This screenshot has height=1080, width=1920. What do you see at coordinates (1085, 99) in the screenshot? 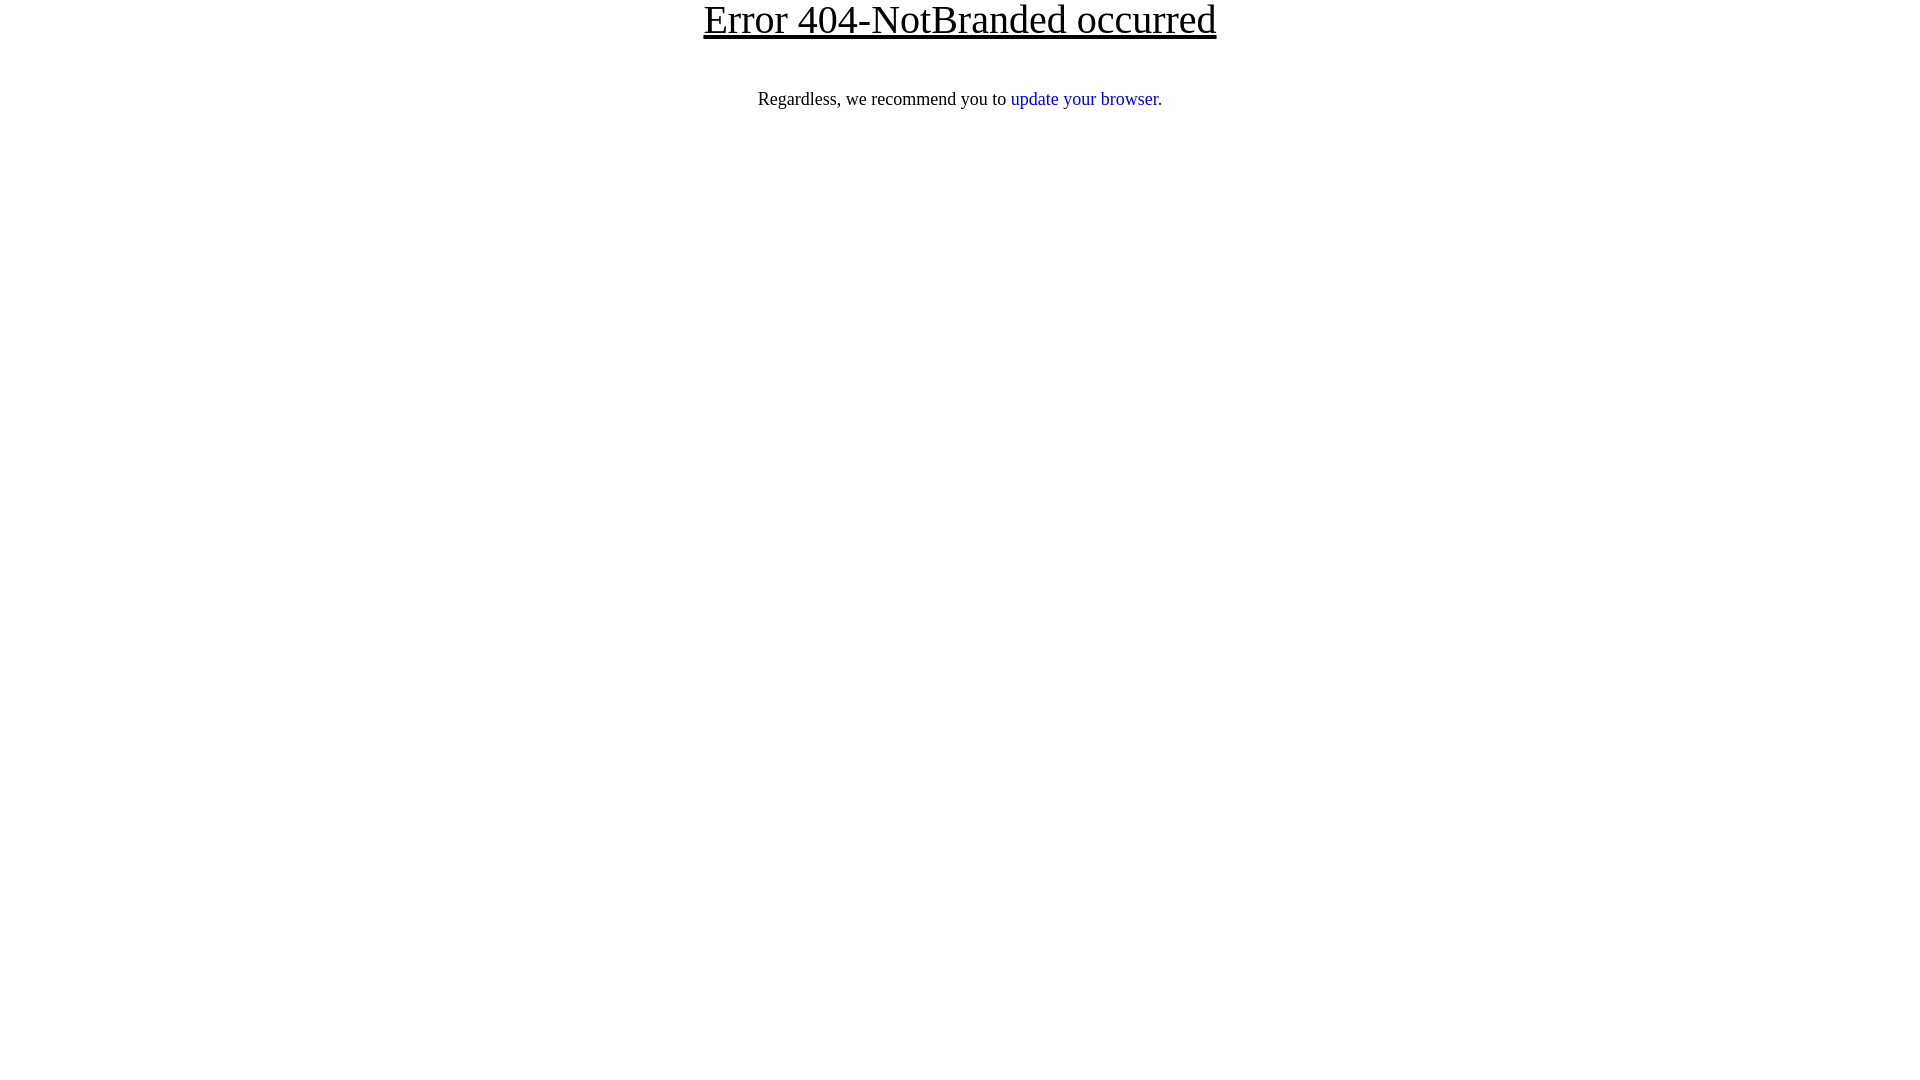
I see `'update your browser.'` at bounding box center [1085, 99].